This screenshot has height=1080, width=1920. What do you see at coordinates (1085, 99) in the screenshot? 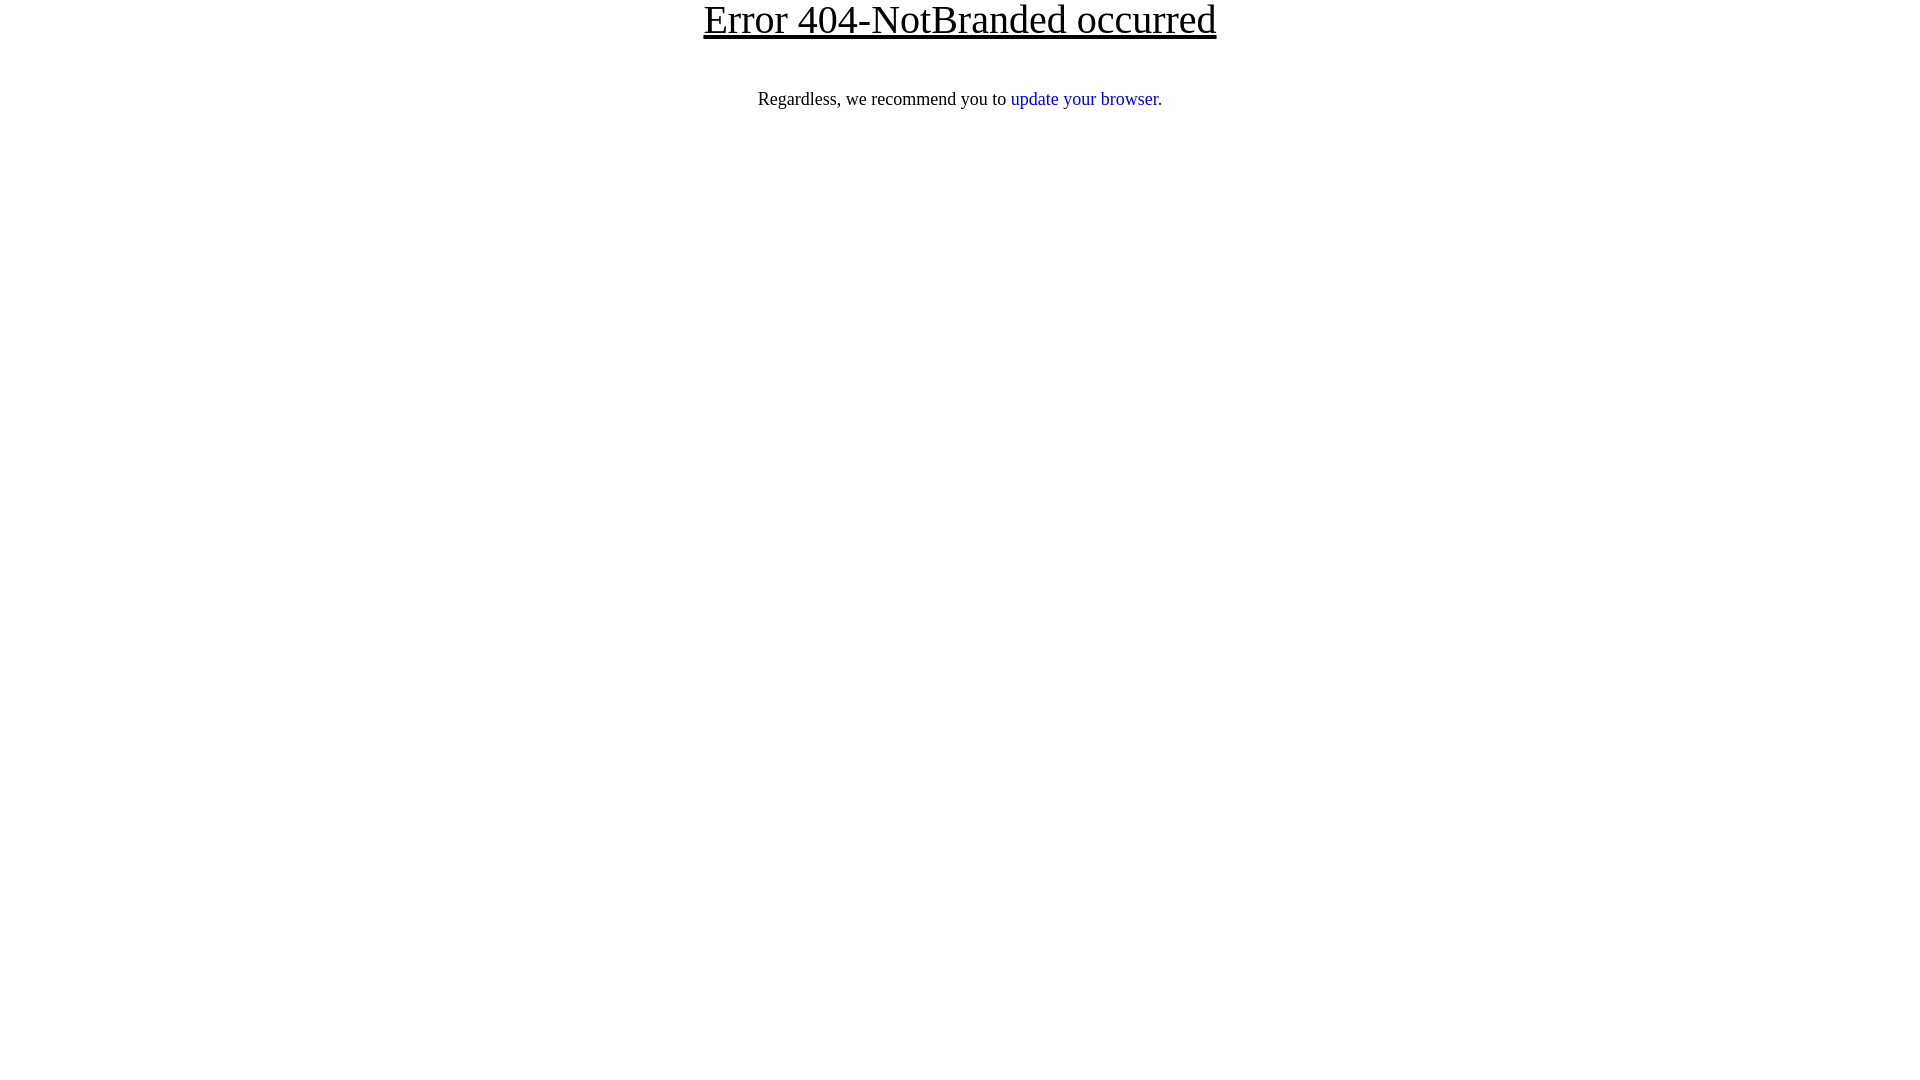
I see `'update your browser.'` at bounding box center [1085, 99].